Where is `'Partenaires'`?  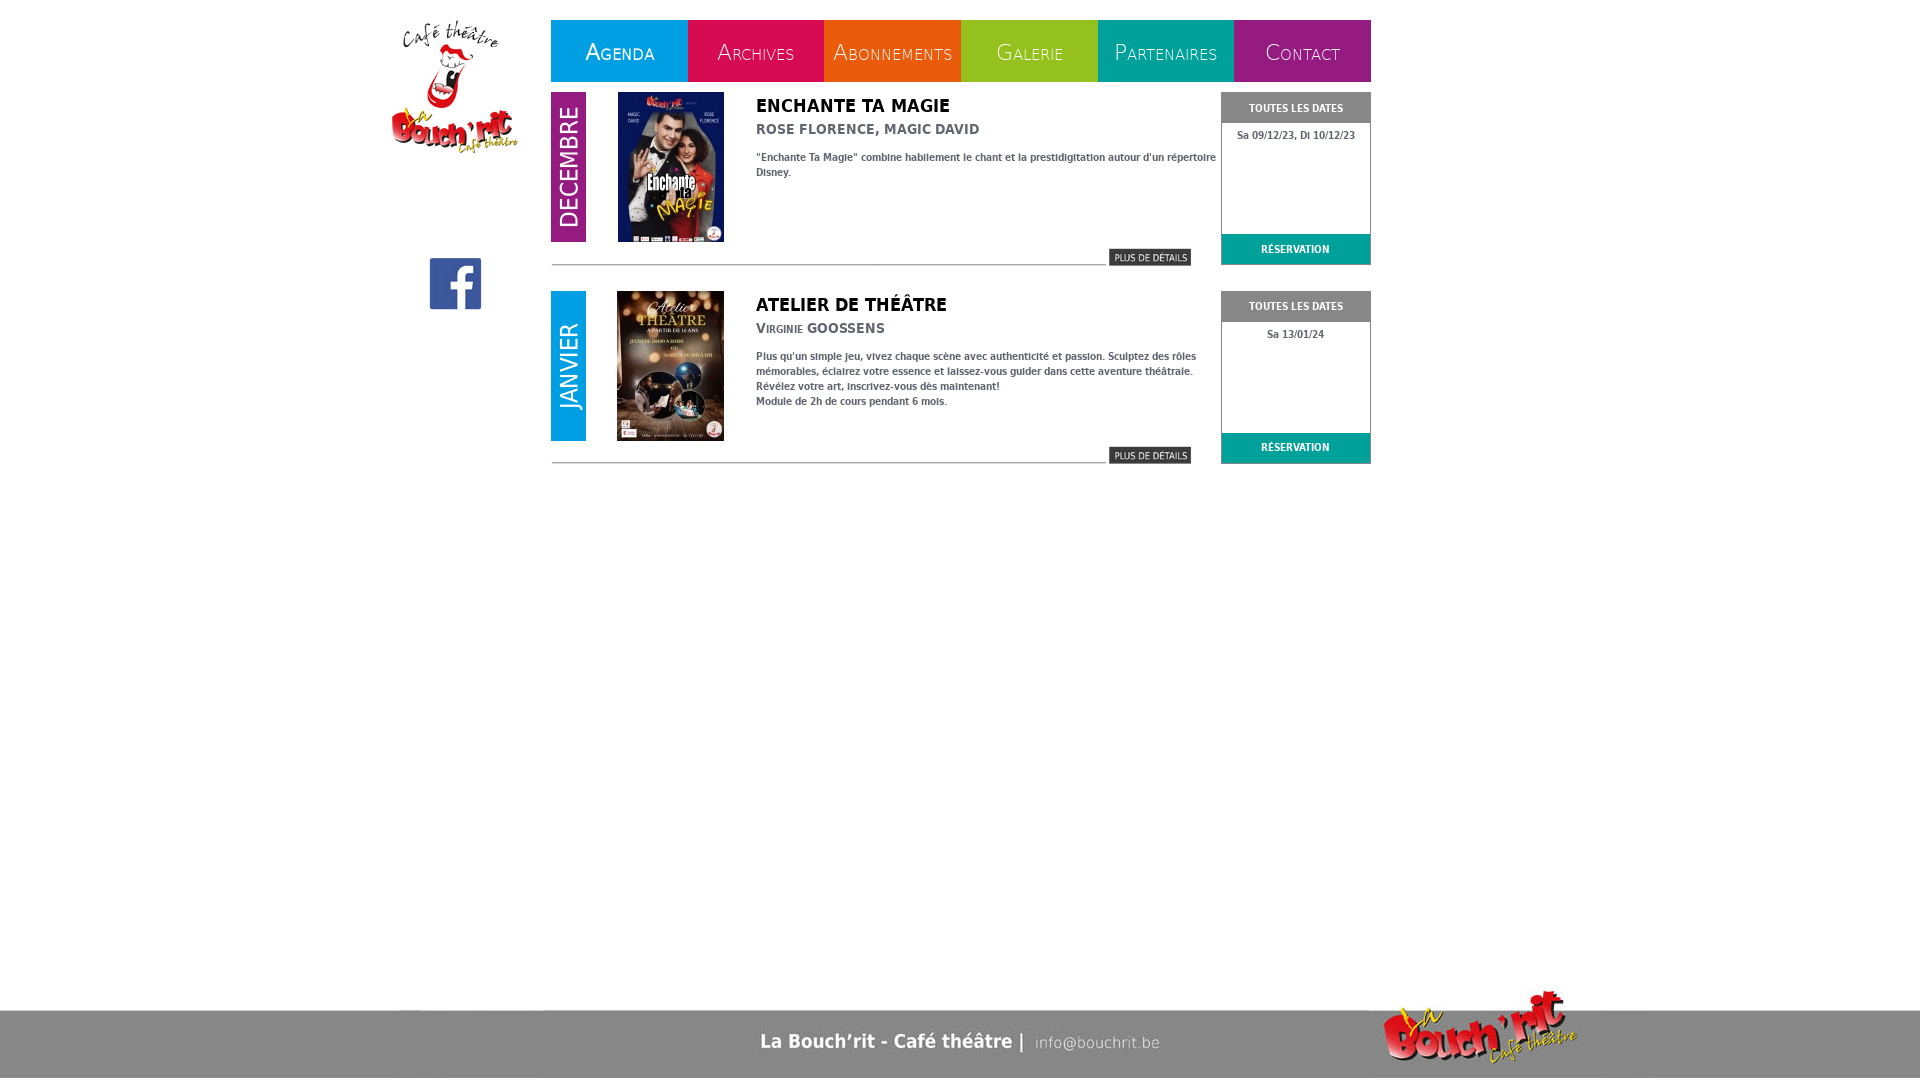 'Partenaires' is located at coordinates (1166, 49).